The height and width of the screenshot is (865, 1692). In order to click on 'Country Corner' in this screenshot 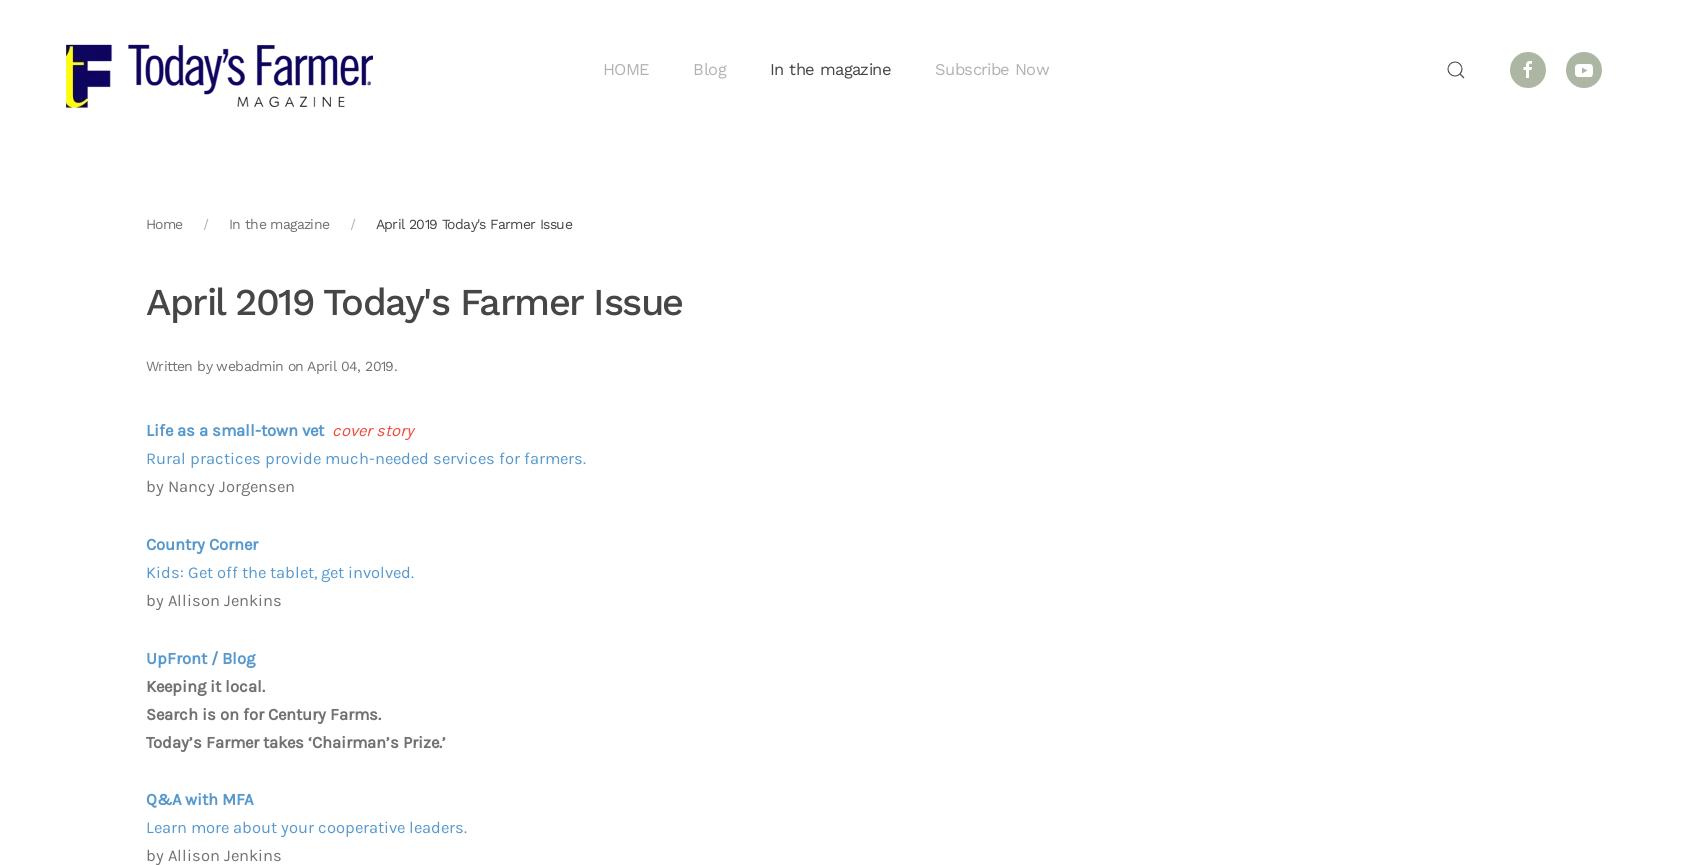, I will do `click(145, 543)`.